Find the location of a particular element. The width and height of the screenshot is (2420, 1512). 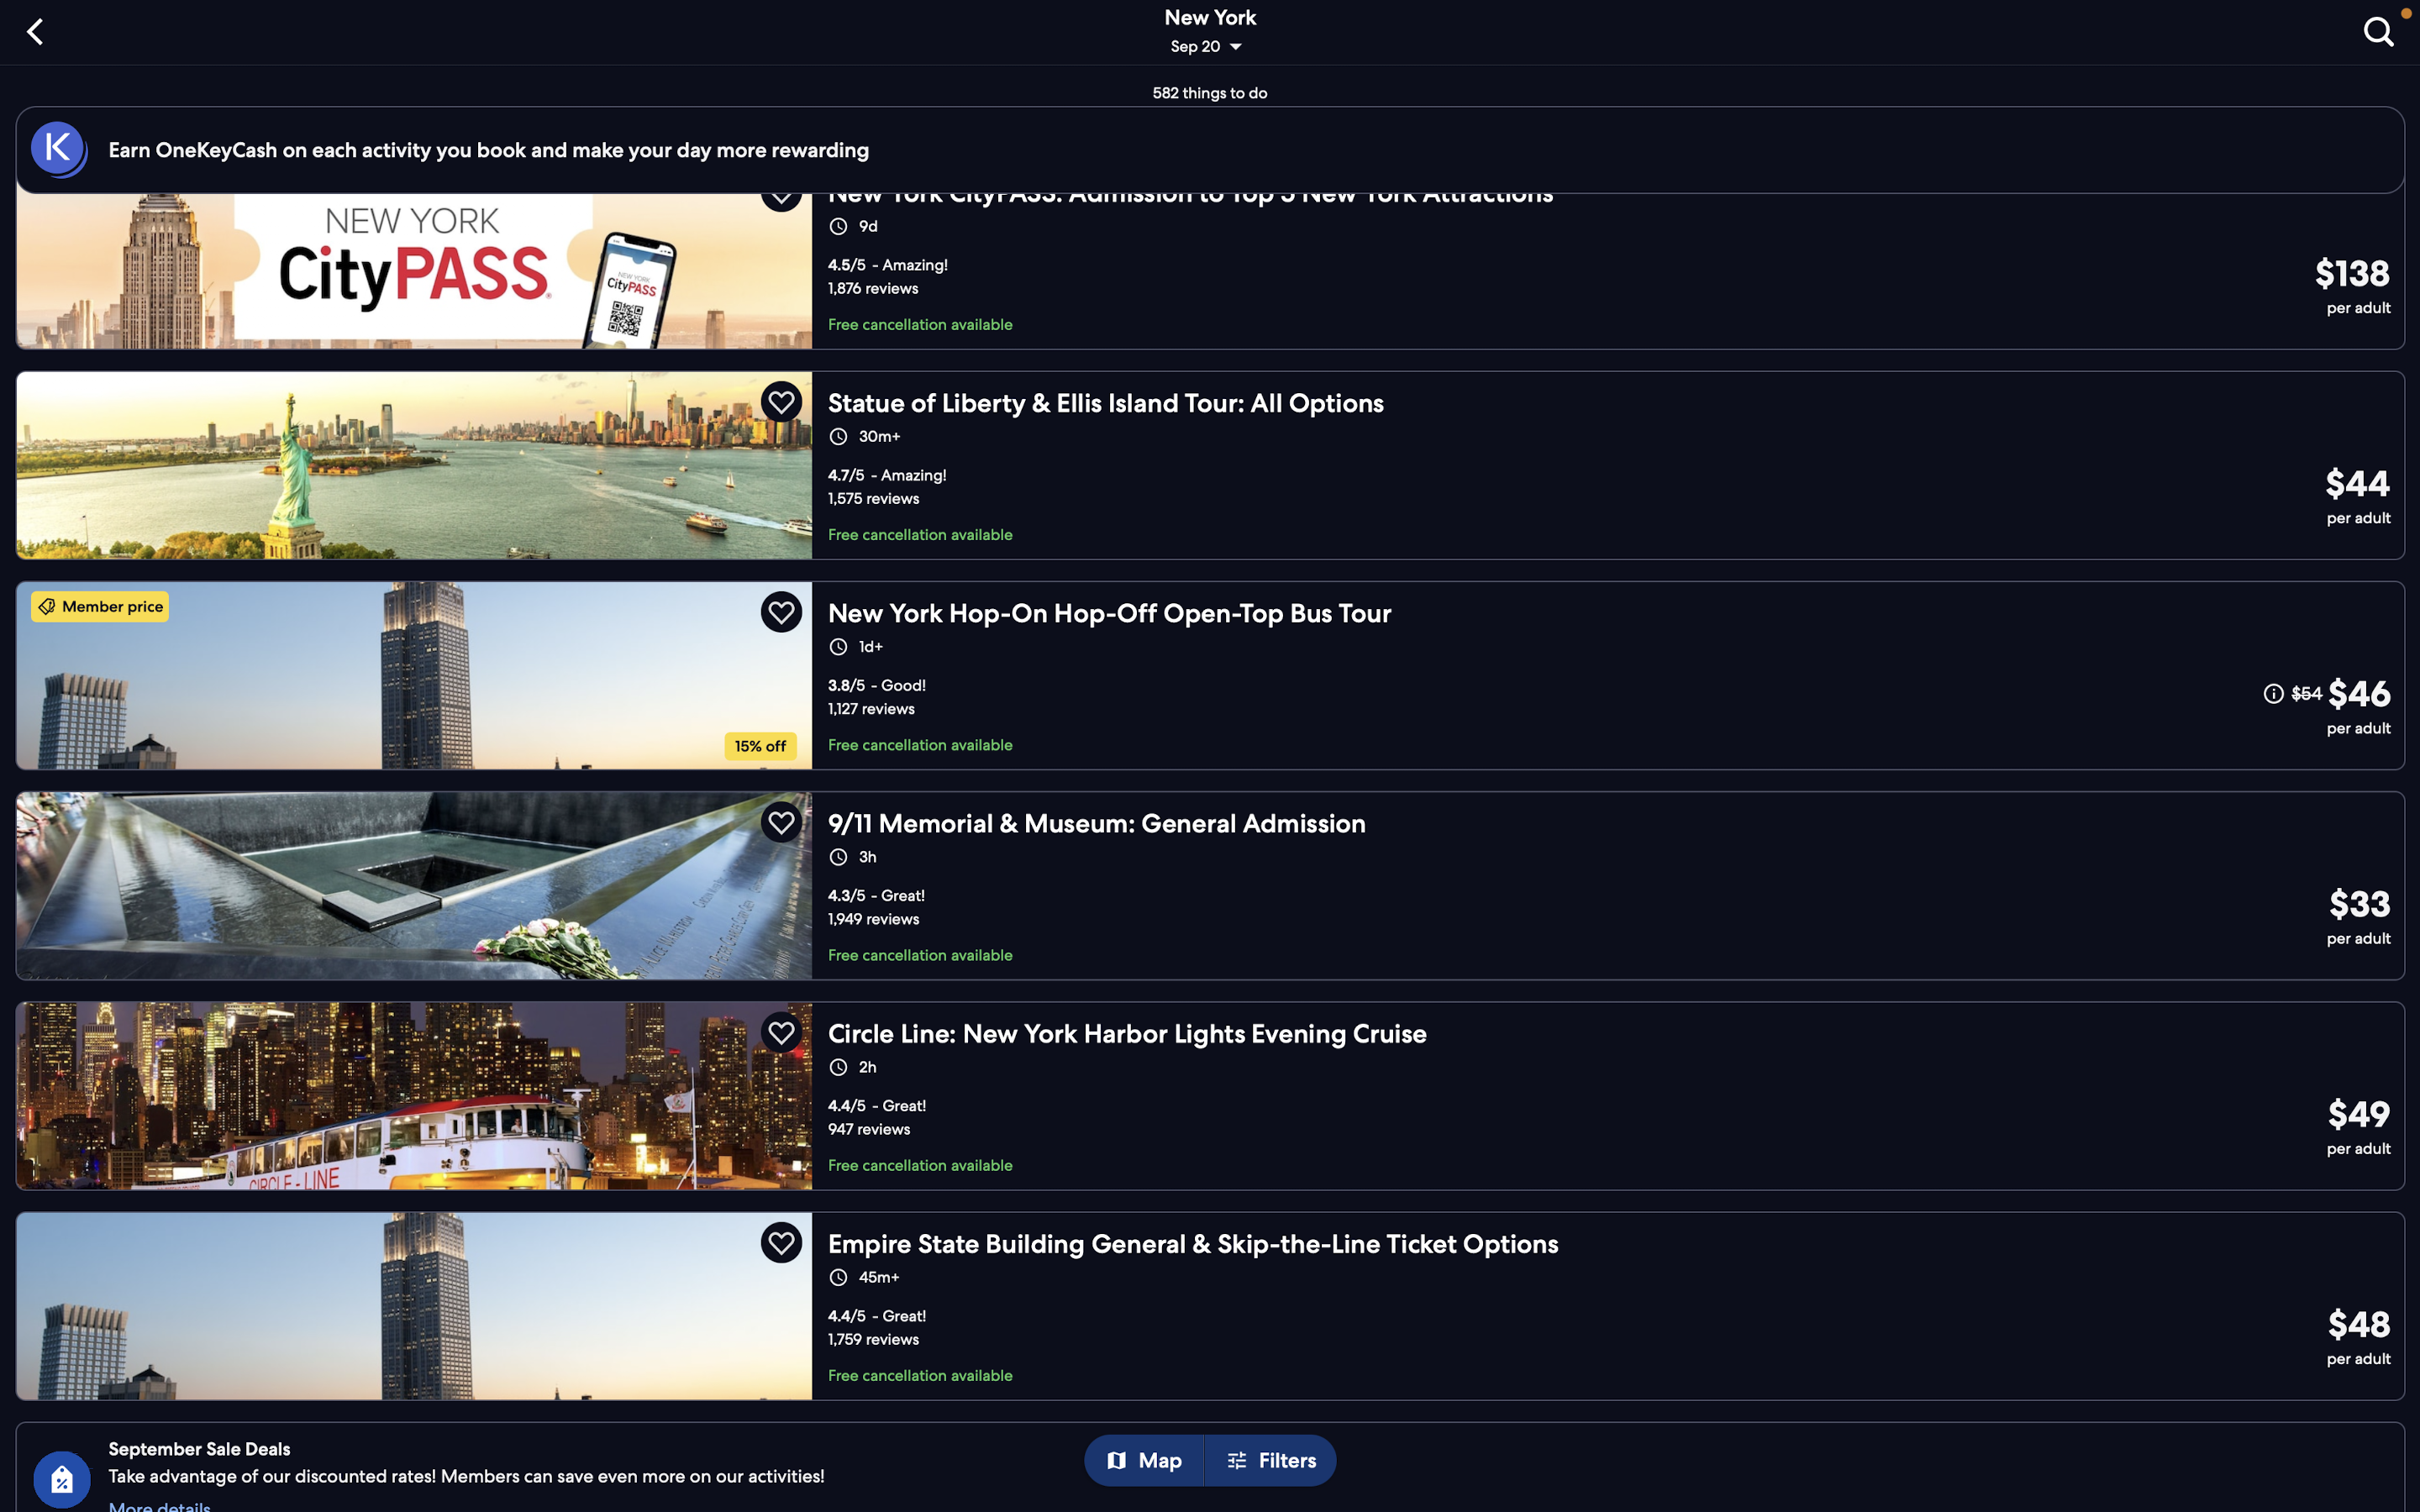

Opt for the "filters" option for refining your search results is located at coordinates (1276, 1461).